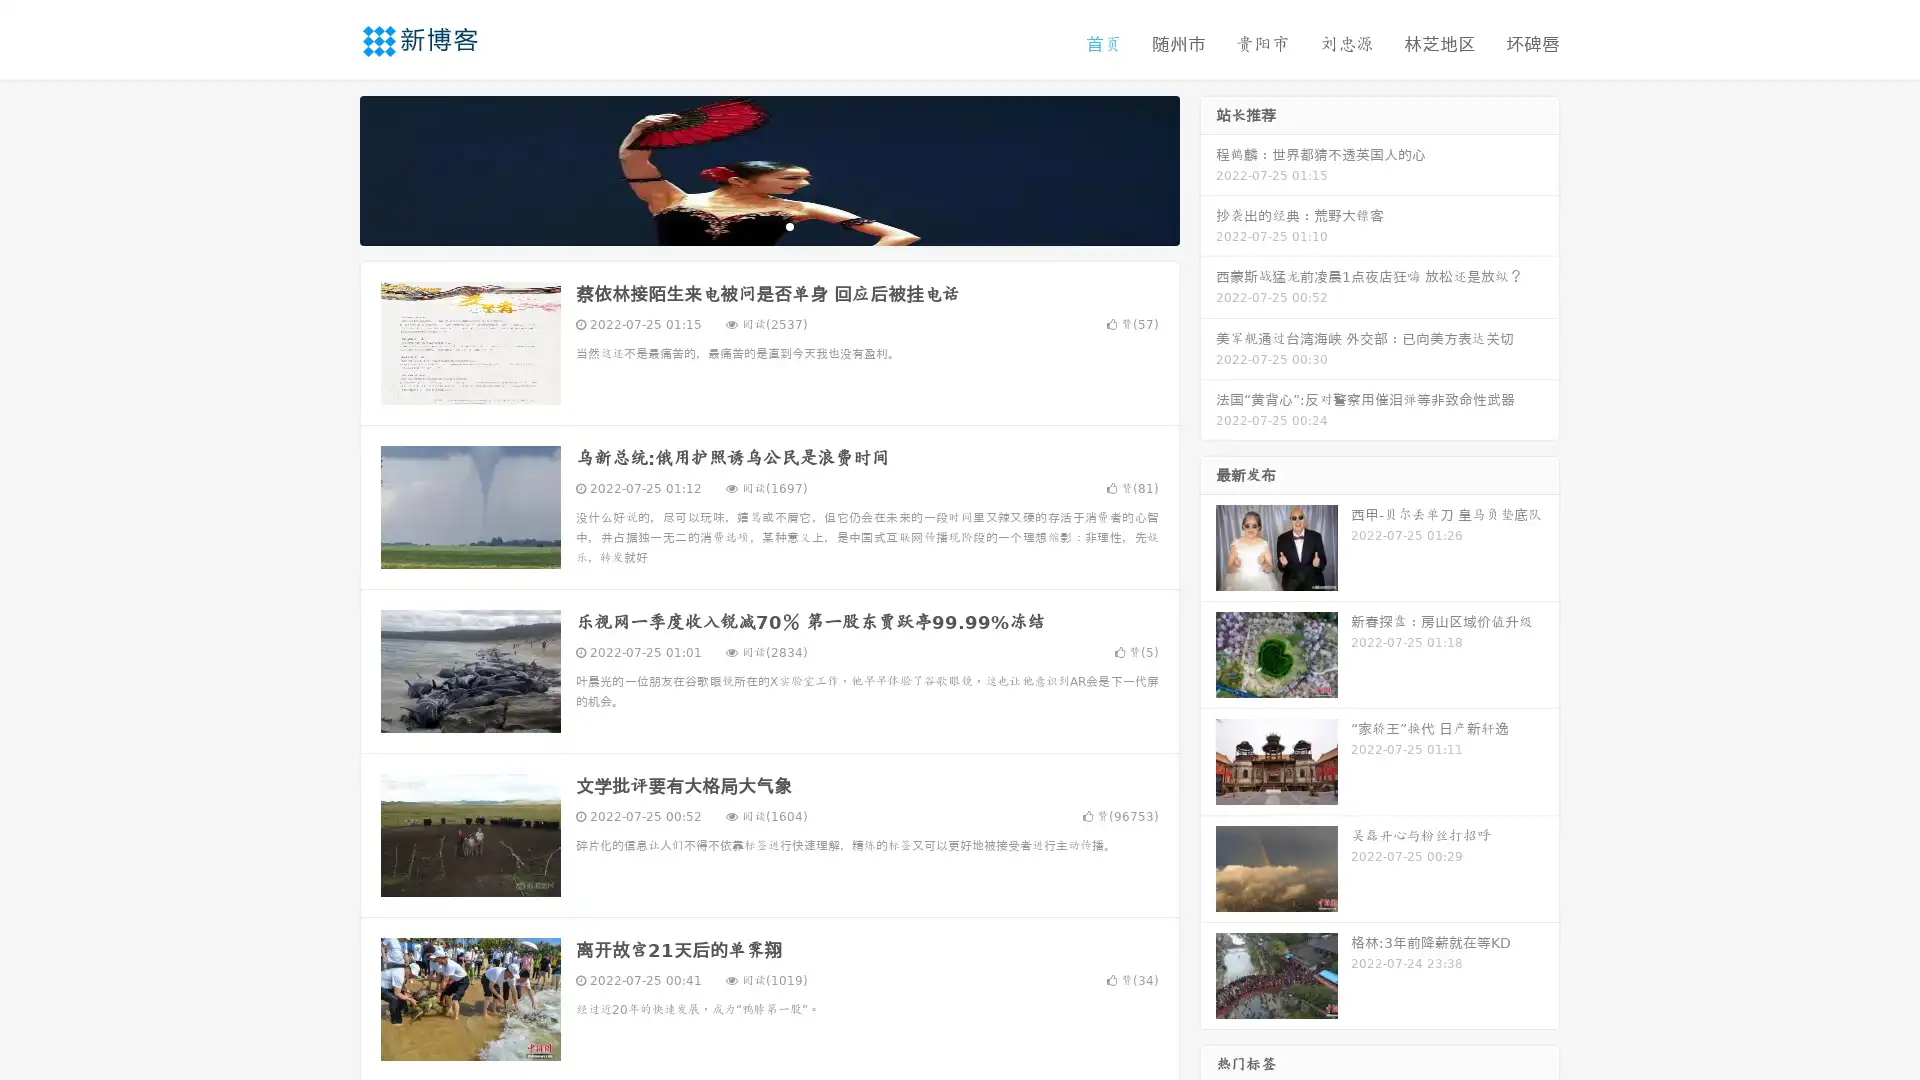 This screenshot has width=1920, height=1080. What do you see at coordinates (789, 225) in the screenshot?
I see `Go to slide 3` at bounding box center [789, 225].